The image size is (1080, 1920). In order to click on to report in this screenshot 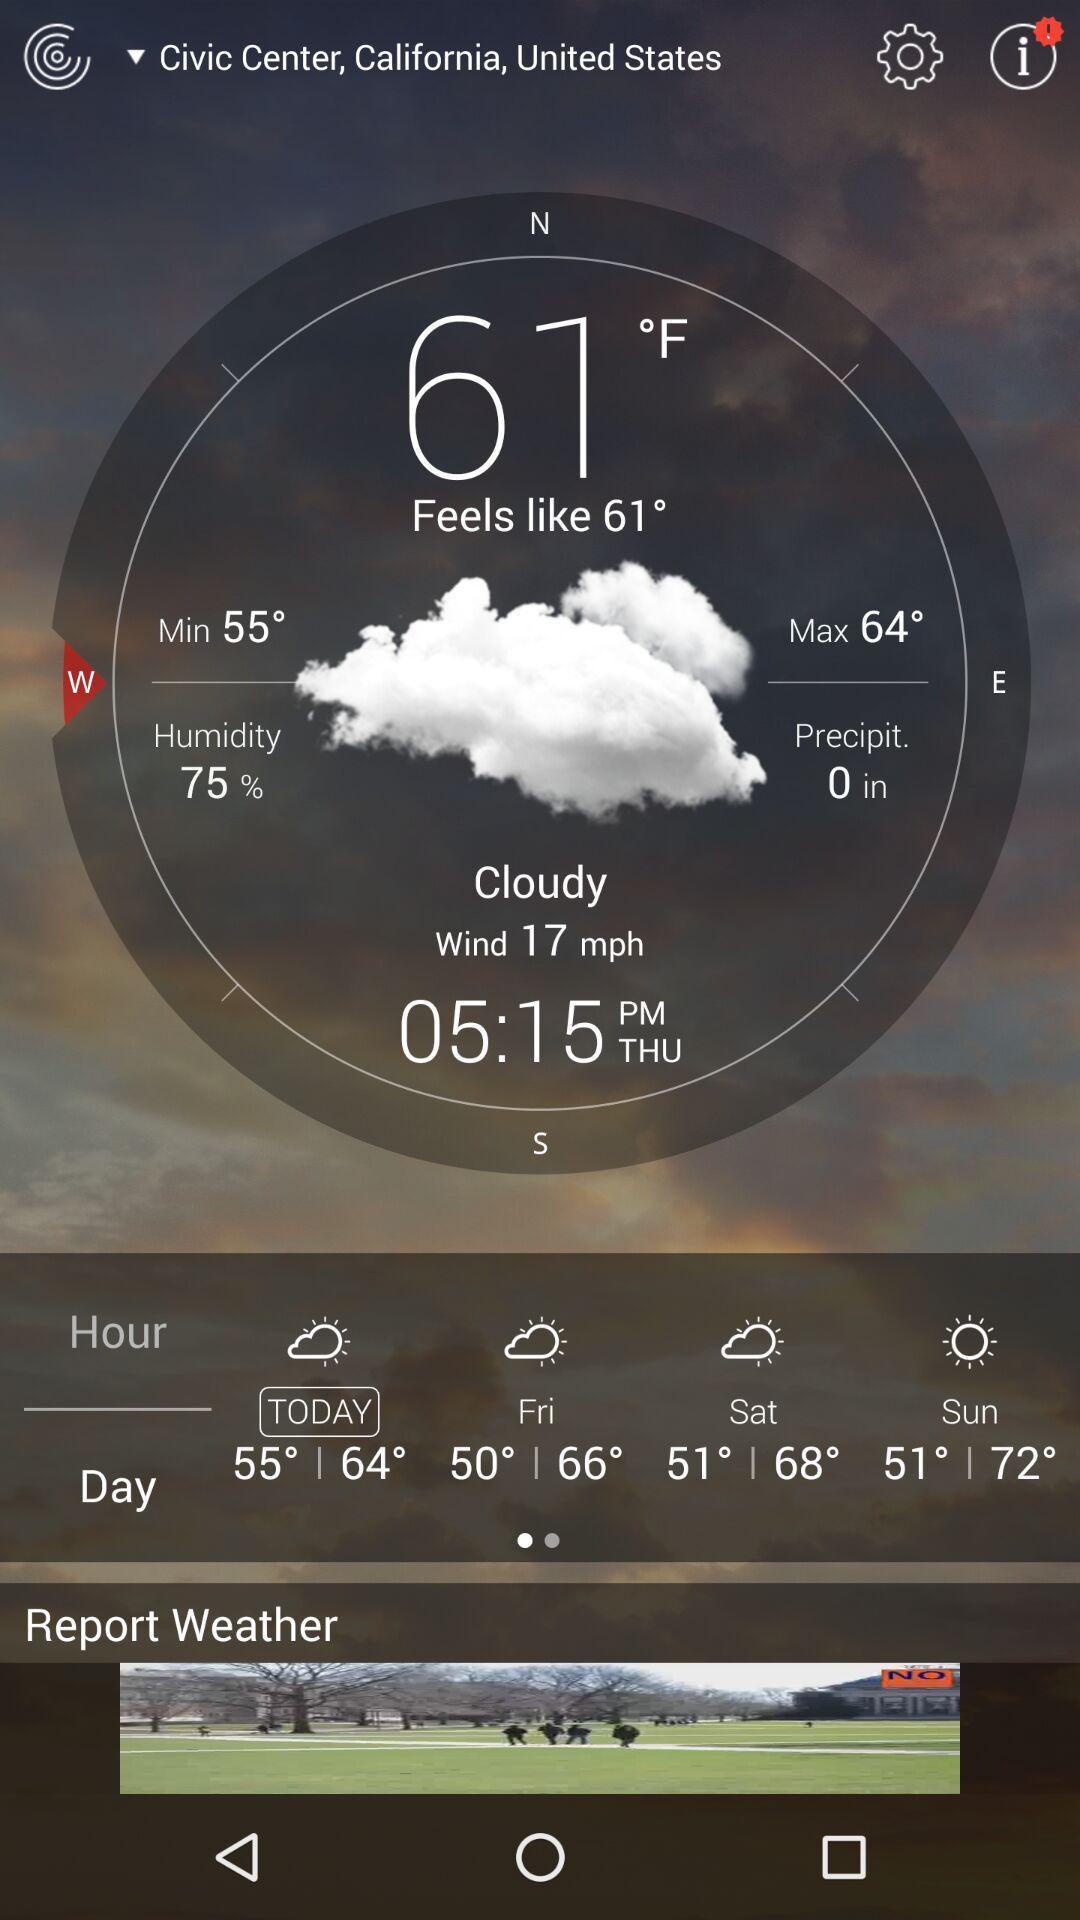, I will do `click(540, 1727)`.